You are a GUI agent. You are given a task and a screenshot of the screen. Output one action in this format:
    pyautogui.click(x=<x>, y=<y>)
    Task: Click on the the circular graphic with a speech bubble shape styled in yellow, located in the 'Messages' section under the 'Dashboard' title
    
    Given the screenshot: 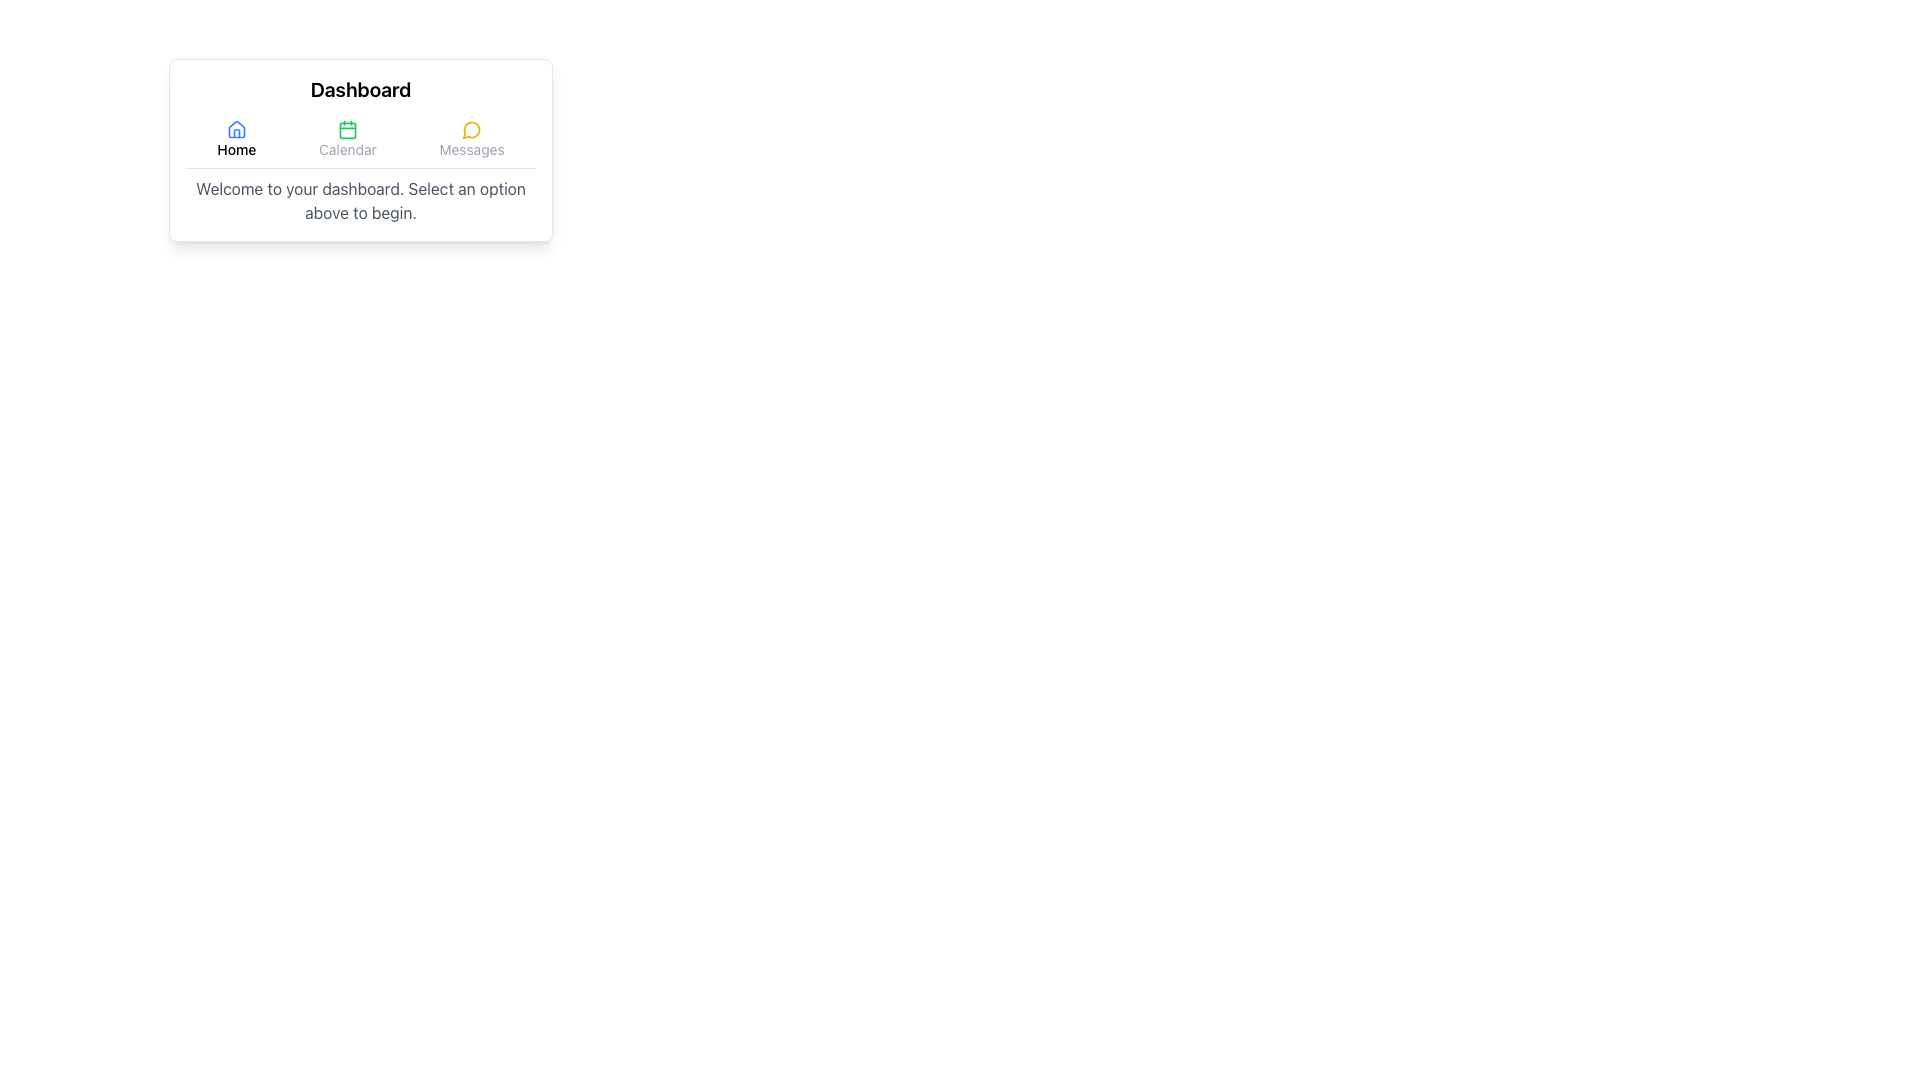 What is the action you would take?
    pyautogui.click(x=470, y=130)
    